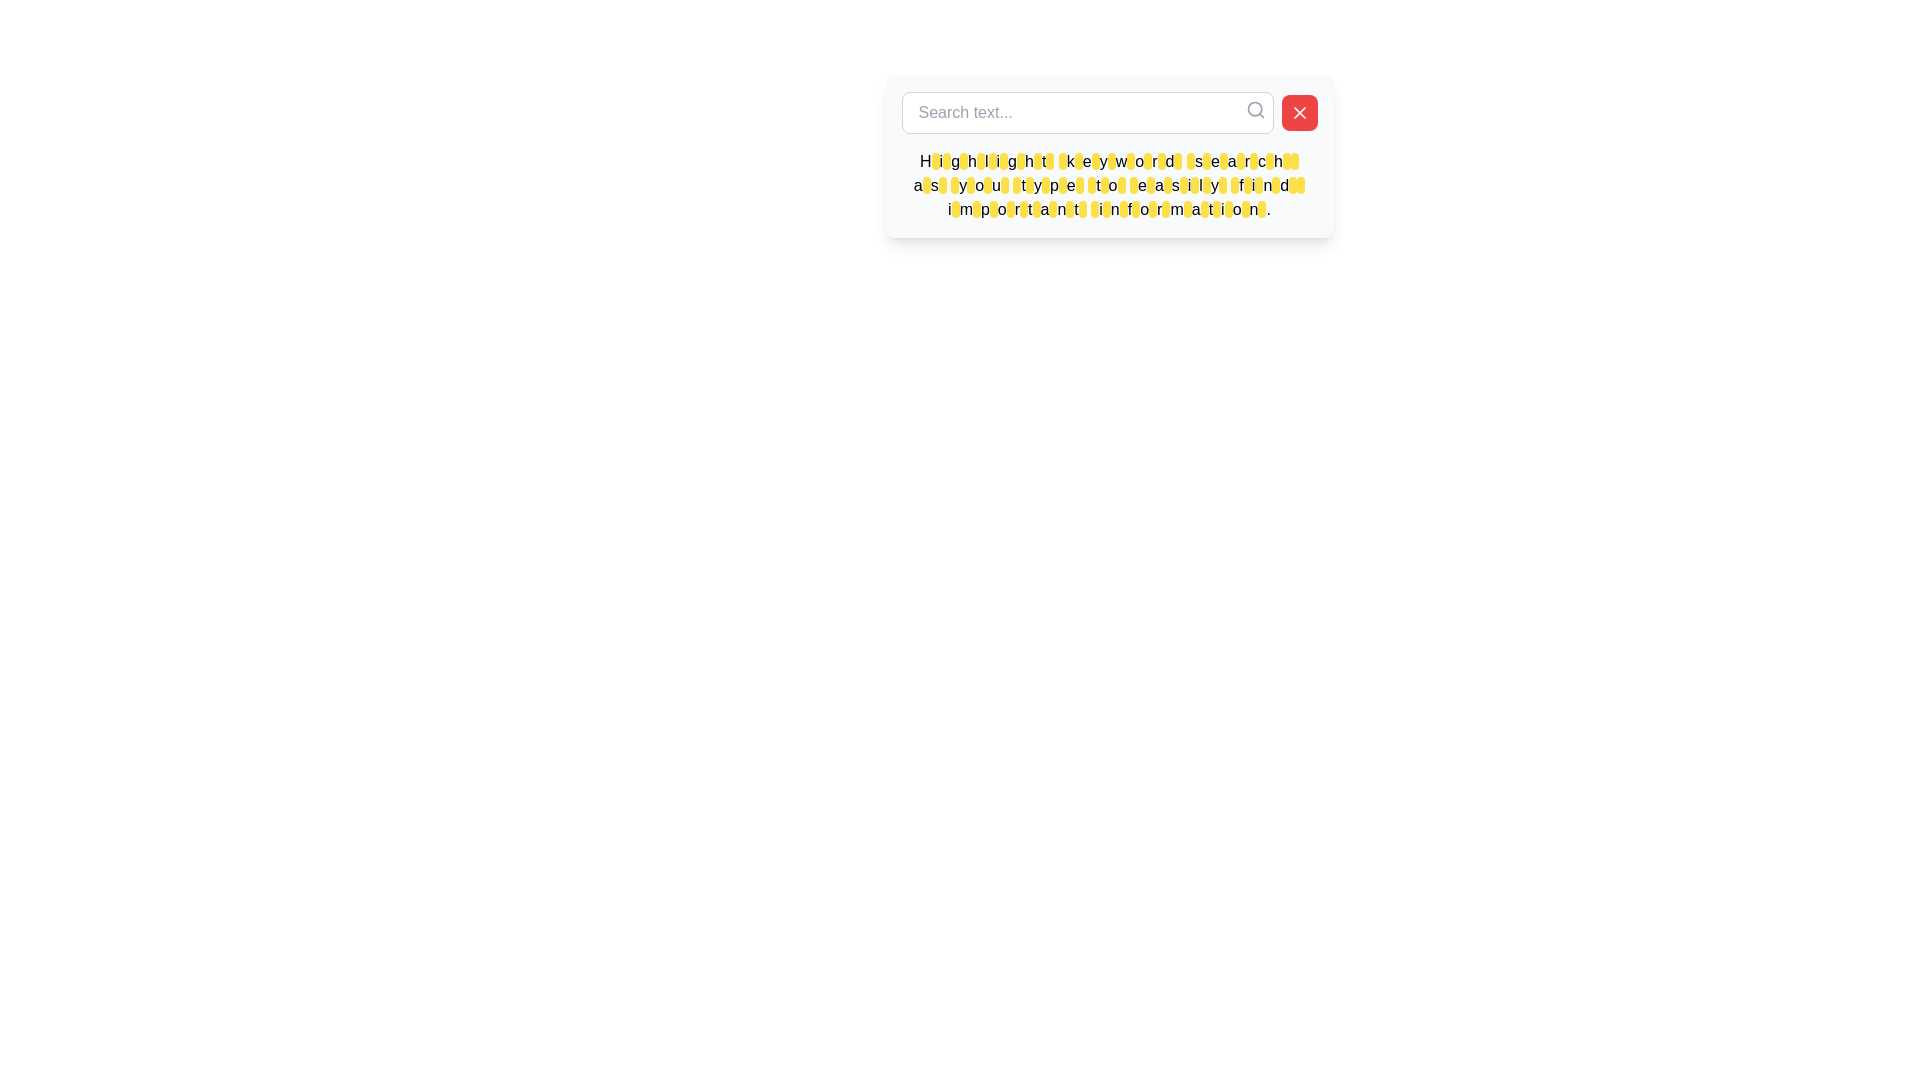 This screenshot has height=1080, width=1920. Describe the element at coordinates (993, 209) in the screenshot. I see `the 13th decorative text highlight, which is a rectangular highlight with a yellow background and black text, styled with rounded edges, emphasizing a portion of a sentence` at that location.